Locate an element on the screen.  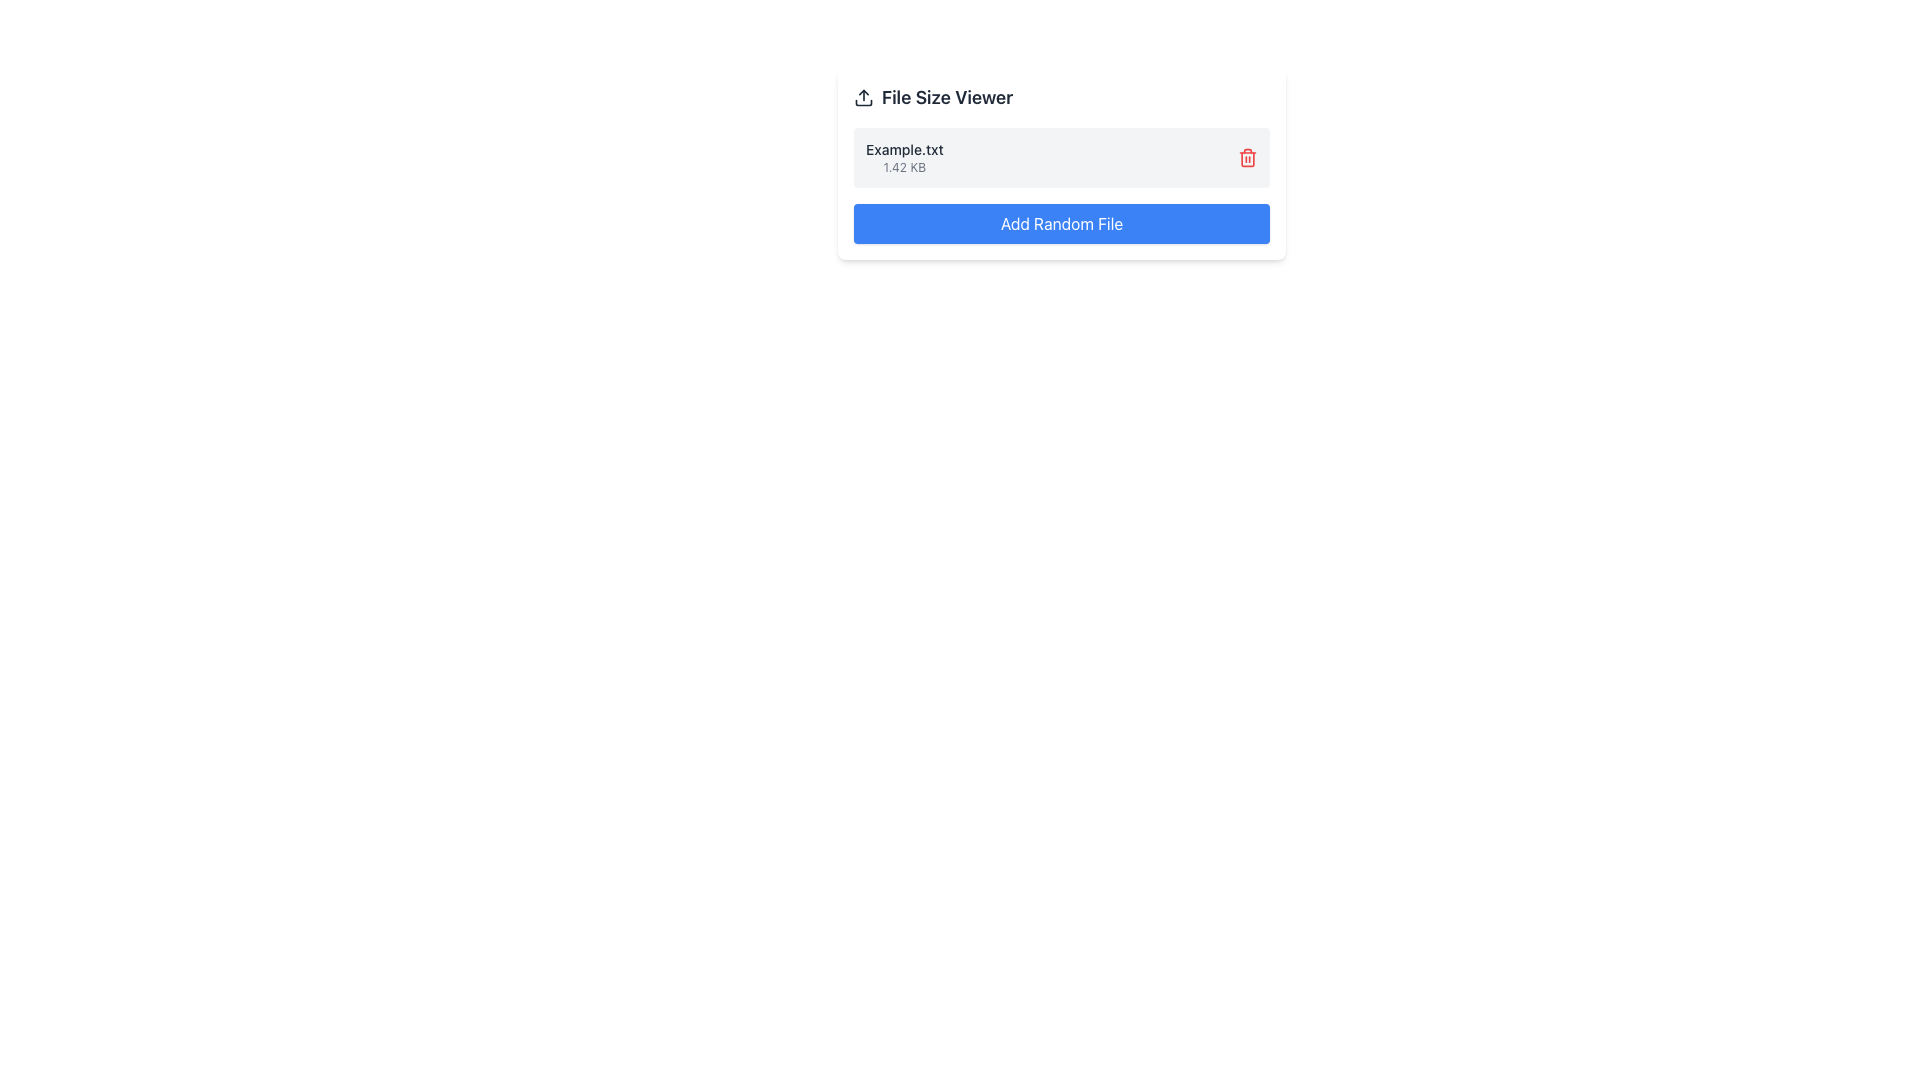
on the file name 'Example.txt' in the Text Display is located at coordinates (903, 157).